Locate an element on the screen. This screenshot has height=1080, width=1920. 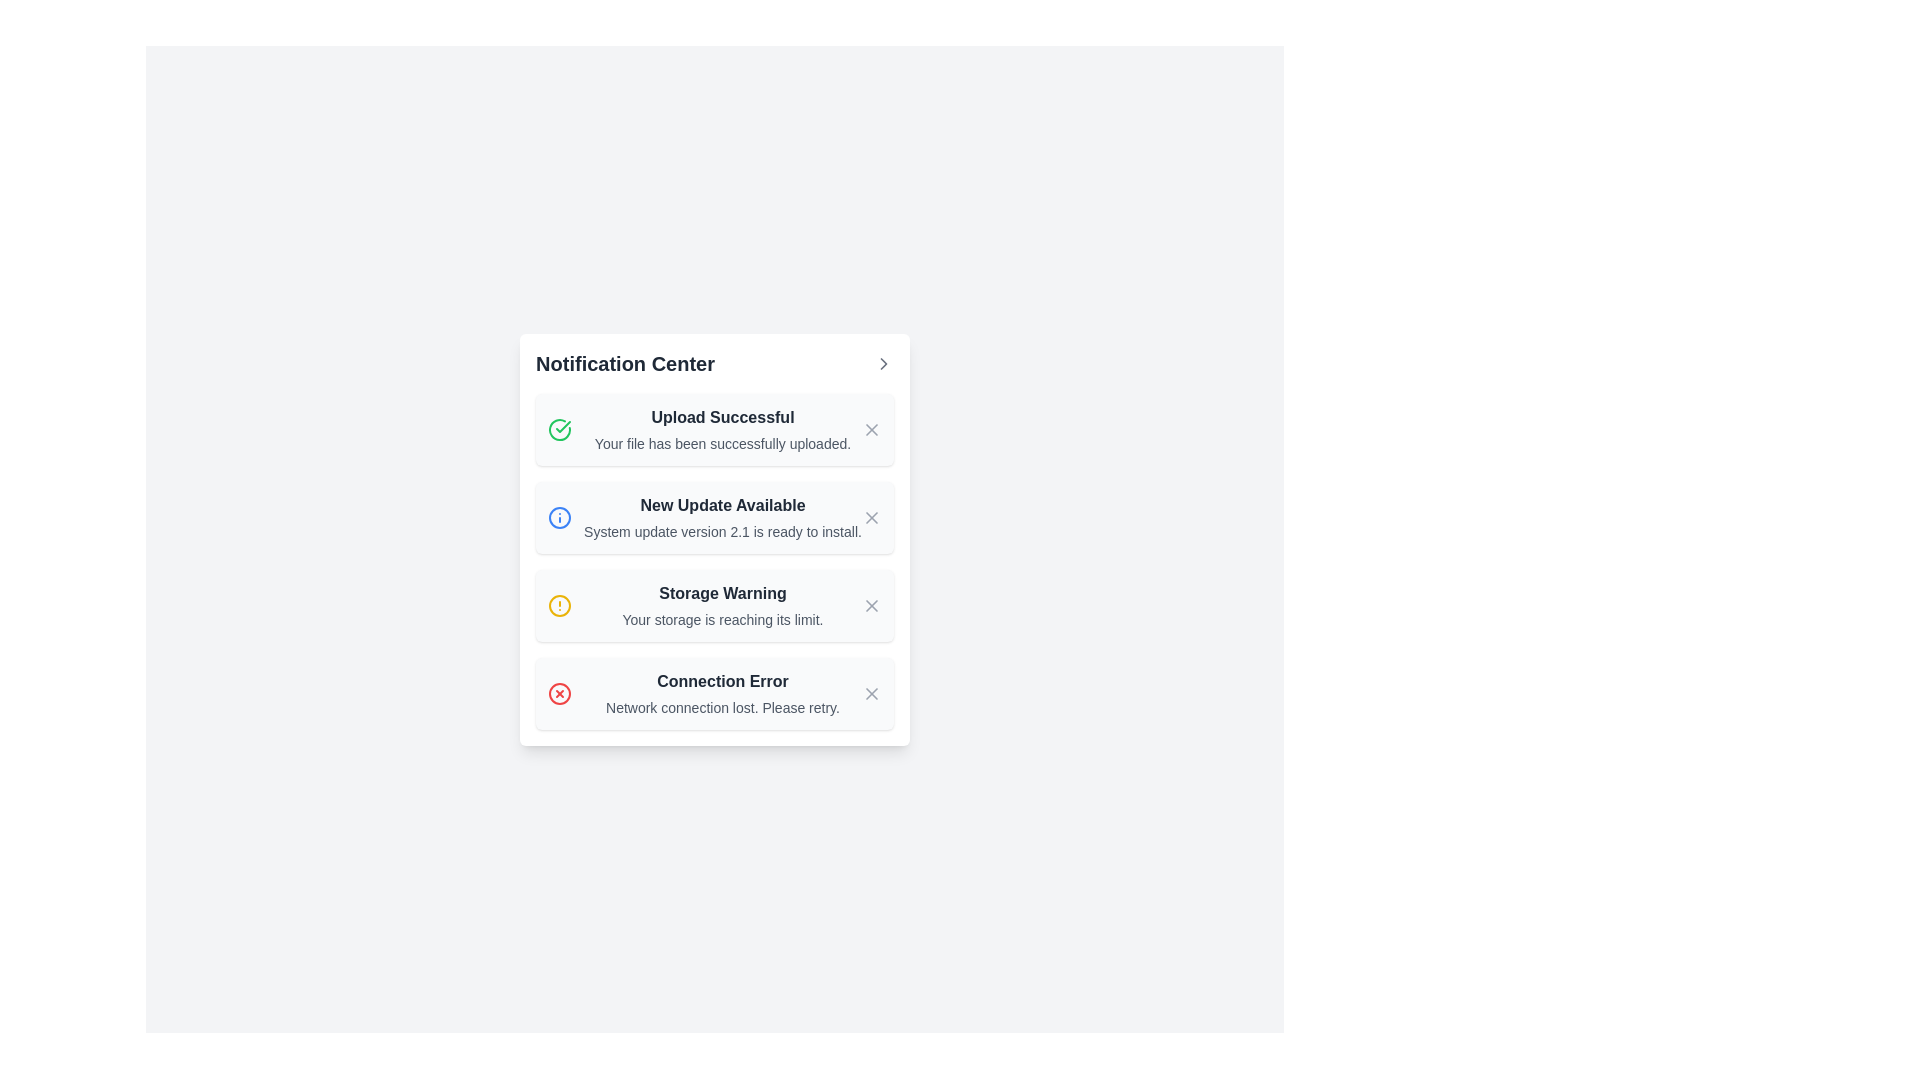
secondary text notification message that states 'Your storage is reaching its limit.' located within the 'Storage Warning' notification card under the heading 'Notification Center' is located at coordinates (722, 618).